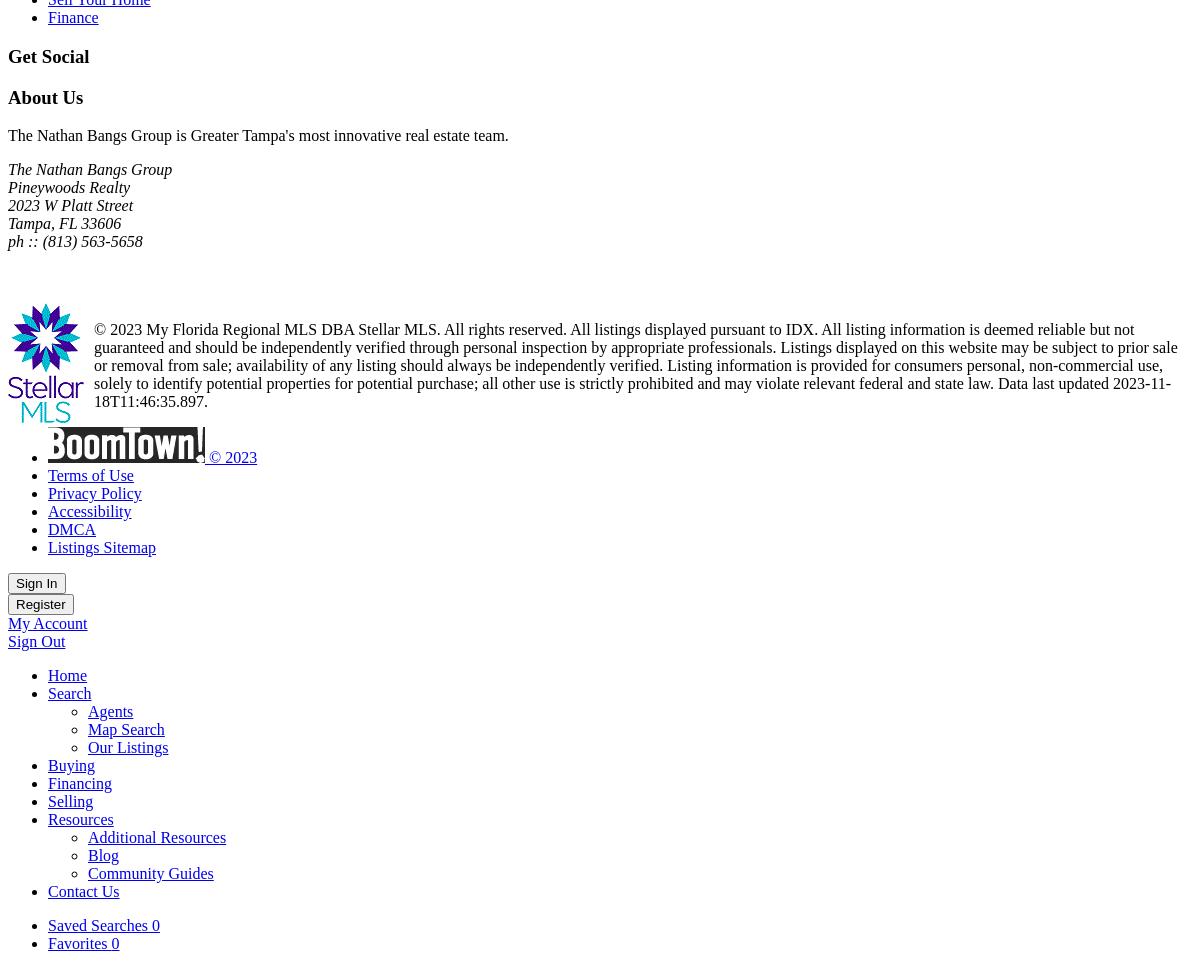 The image size is (1200, 967). What do you see at coordinates (72, 17) in the screenshot?
I see `'Finance'` at bounding box center [72, 17].